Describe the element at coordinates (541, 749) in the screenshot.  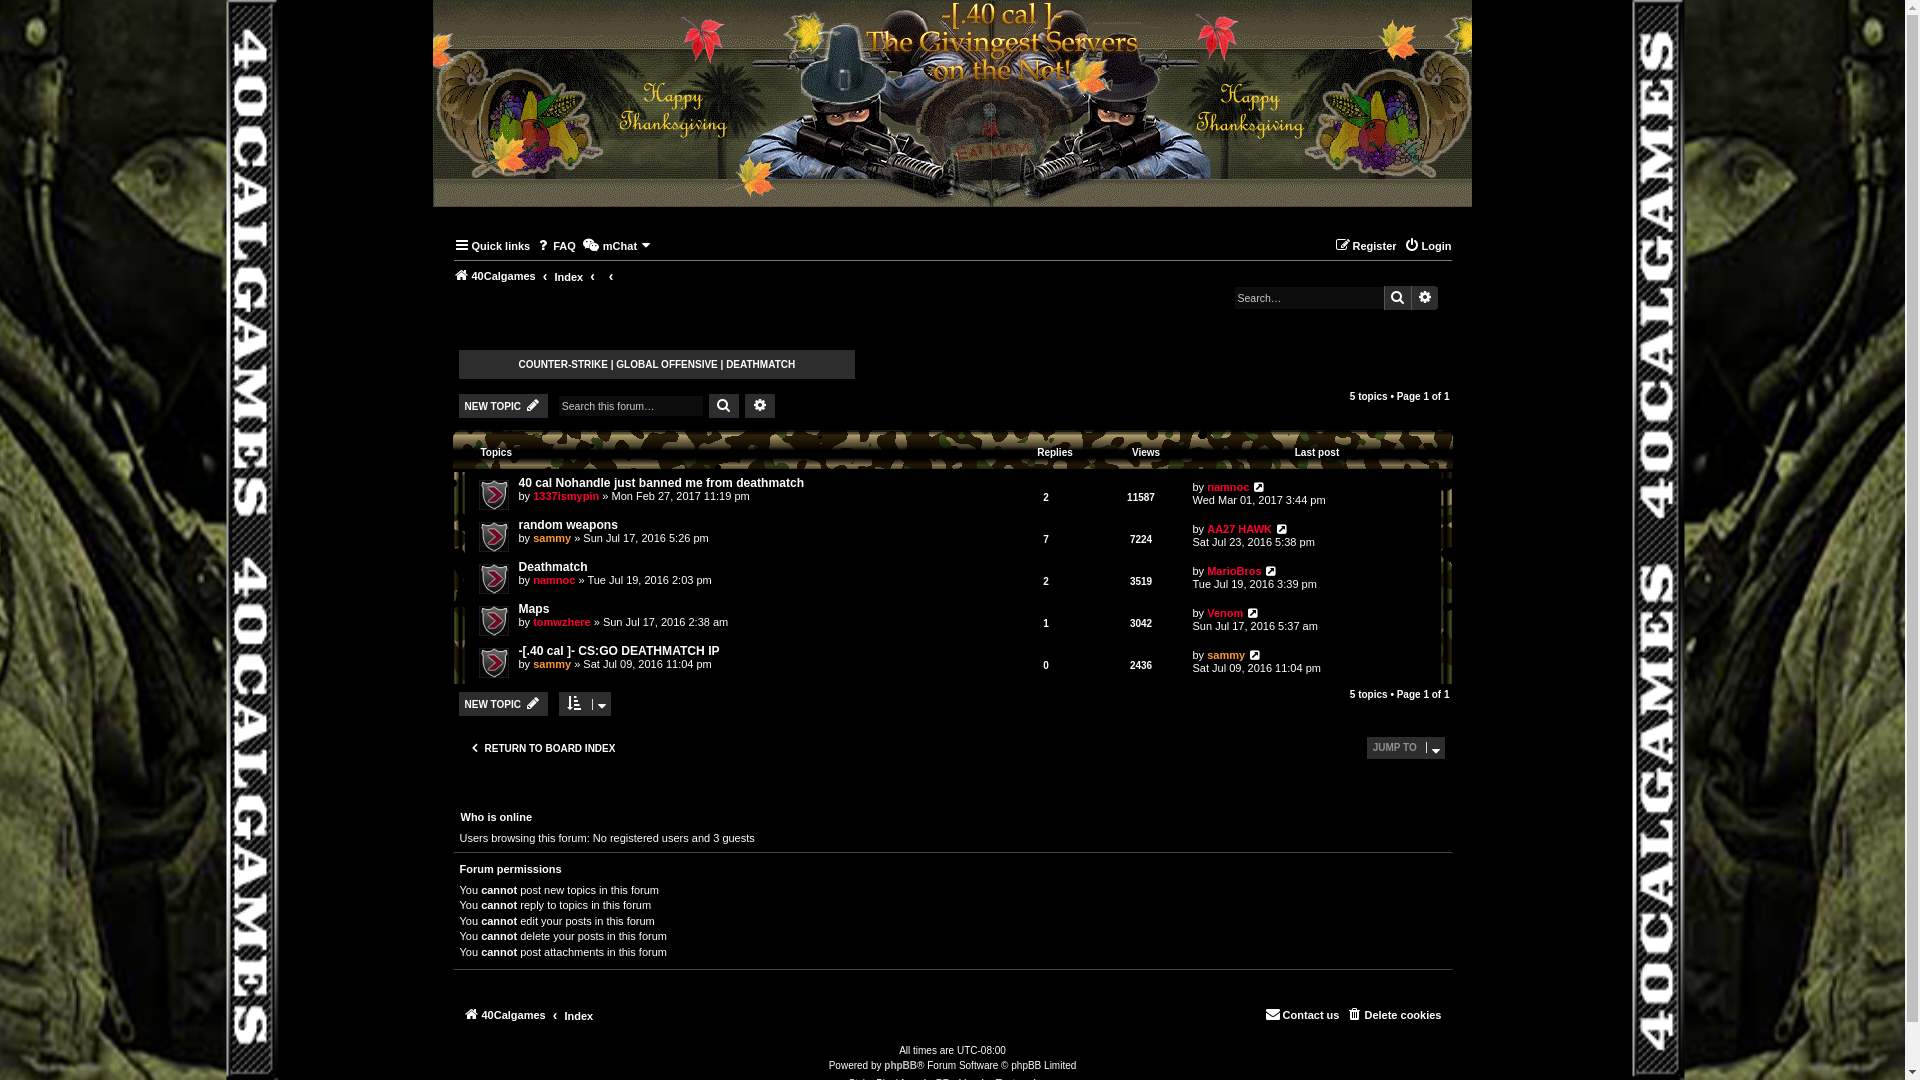
I see `'RETURN TO BOARD INDEX'` at that location.